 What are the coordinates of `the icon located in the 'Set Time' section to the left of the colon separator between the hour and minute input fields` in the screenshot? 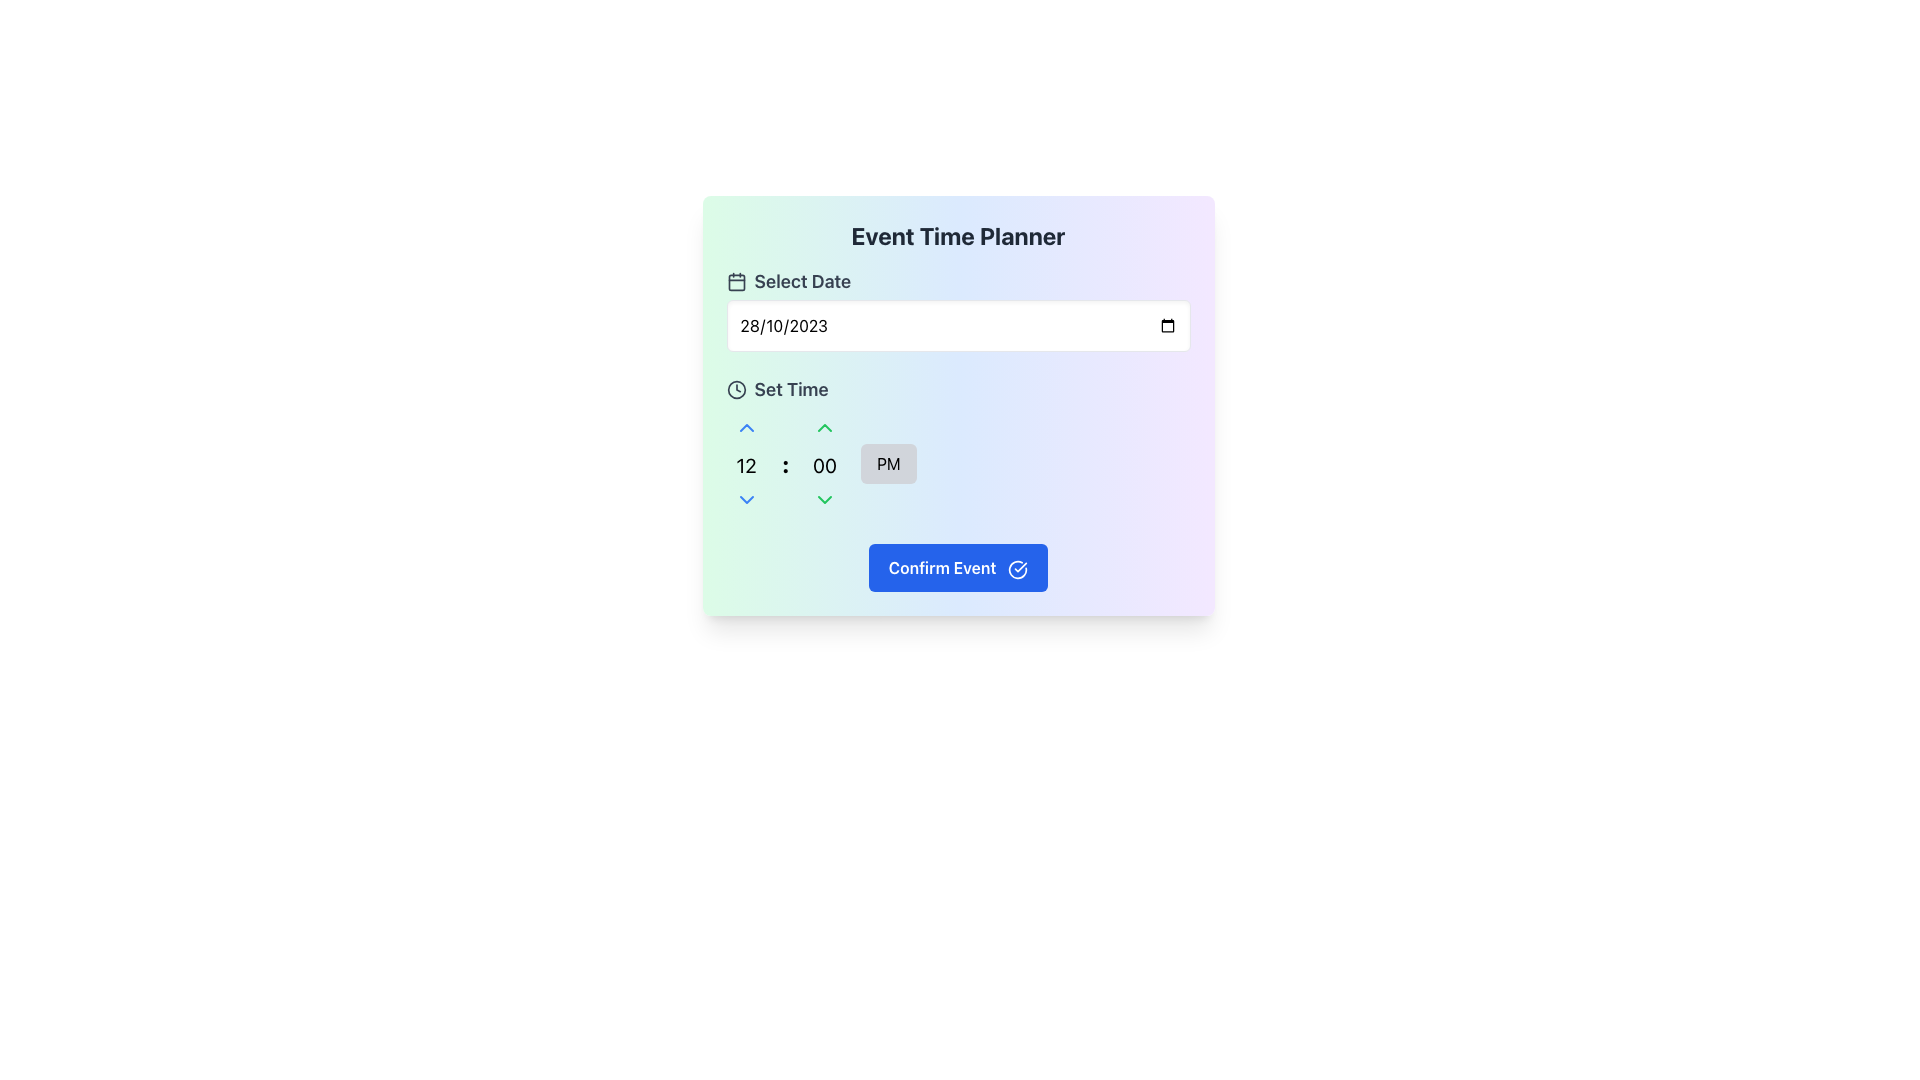 It's located at (745, 499).